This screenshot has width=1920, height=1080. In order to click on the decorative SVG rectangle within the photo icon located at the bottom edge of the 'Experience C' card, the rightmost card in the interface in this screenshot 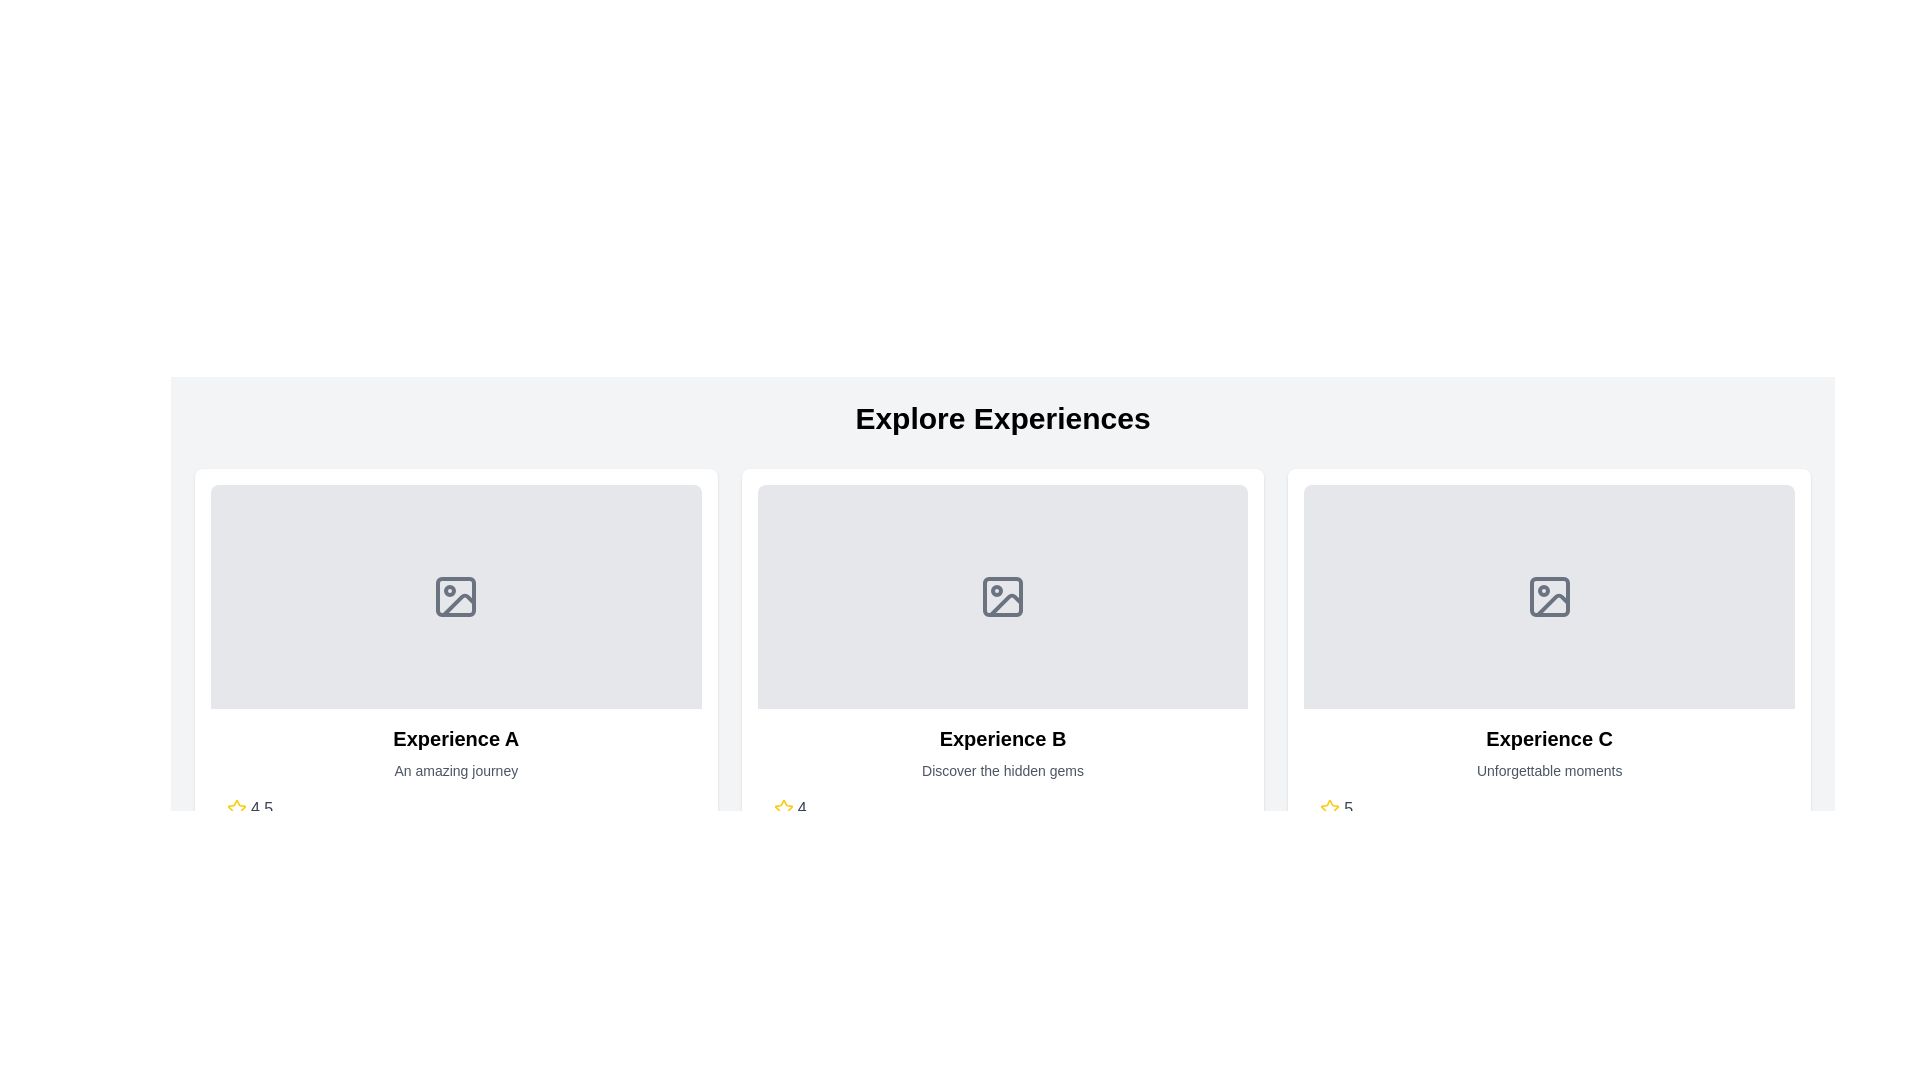, I will do `click(1548, 596)`.